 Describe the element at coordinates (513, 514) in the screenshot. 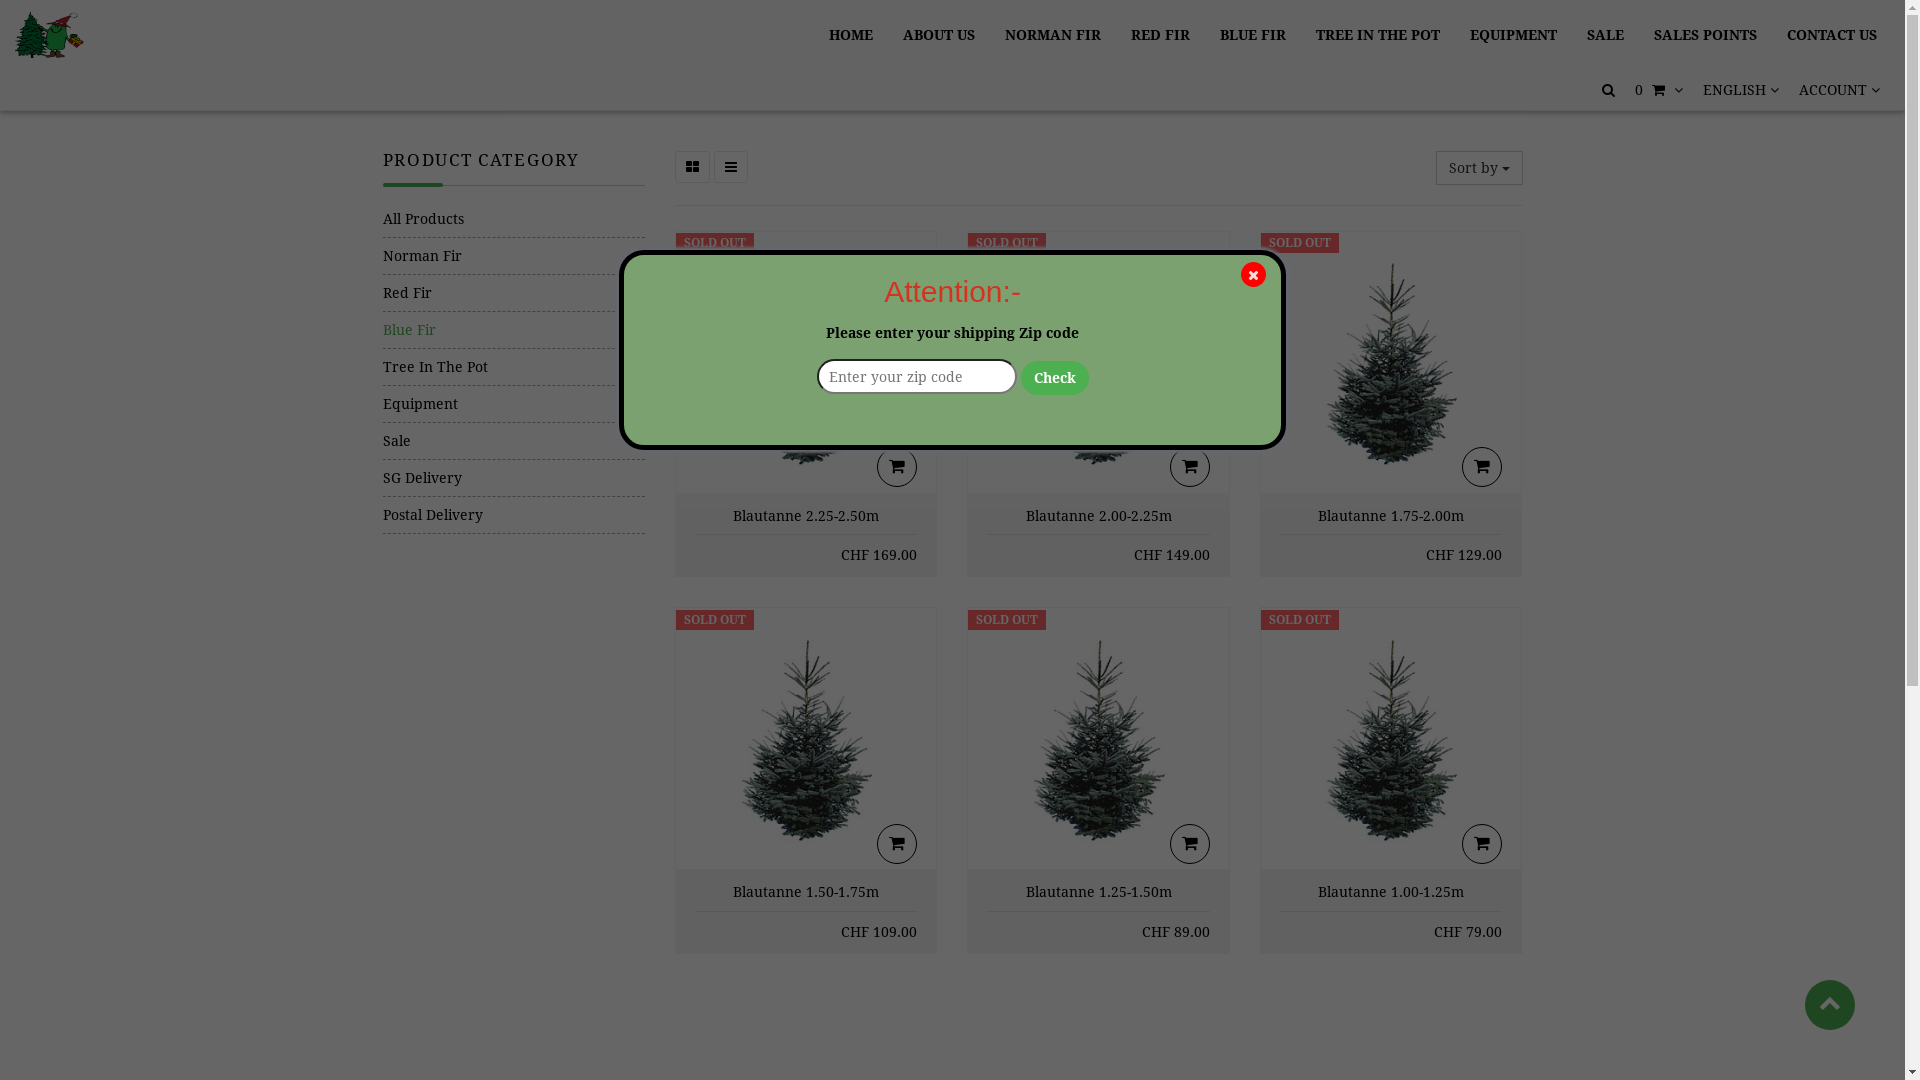

I see `'Postal Delivery'` at that location.